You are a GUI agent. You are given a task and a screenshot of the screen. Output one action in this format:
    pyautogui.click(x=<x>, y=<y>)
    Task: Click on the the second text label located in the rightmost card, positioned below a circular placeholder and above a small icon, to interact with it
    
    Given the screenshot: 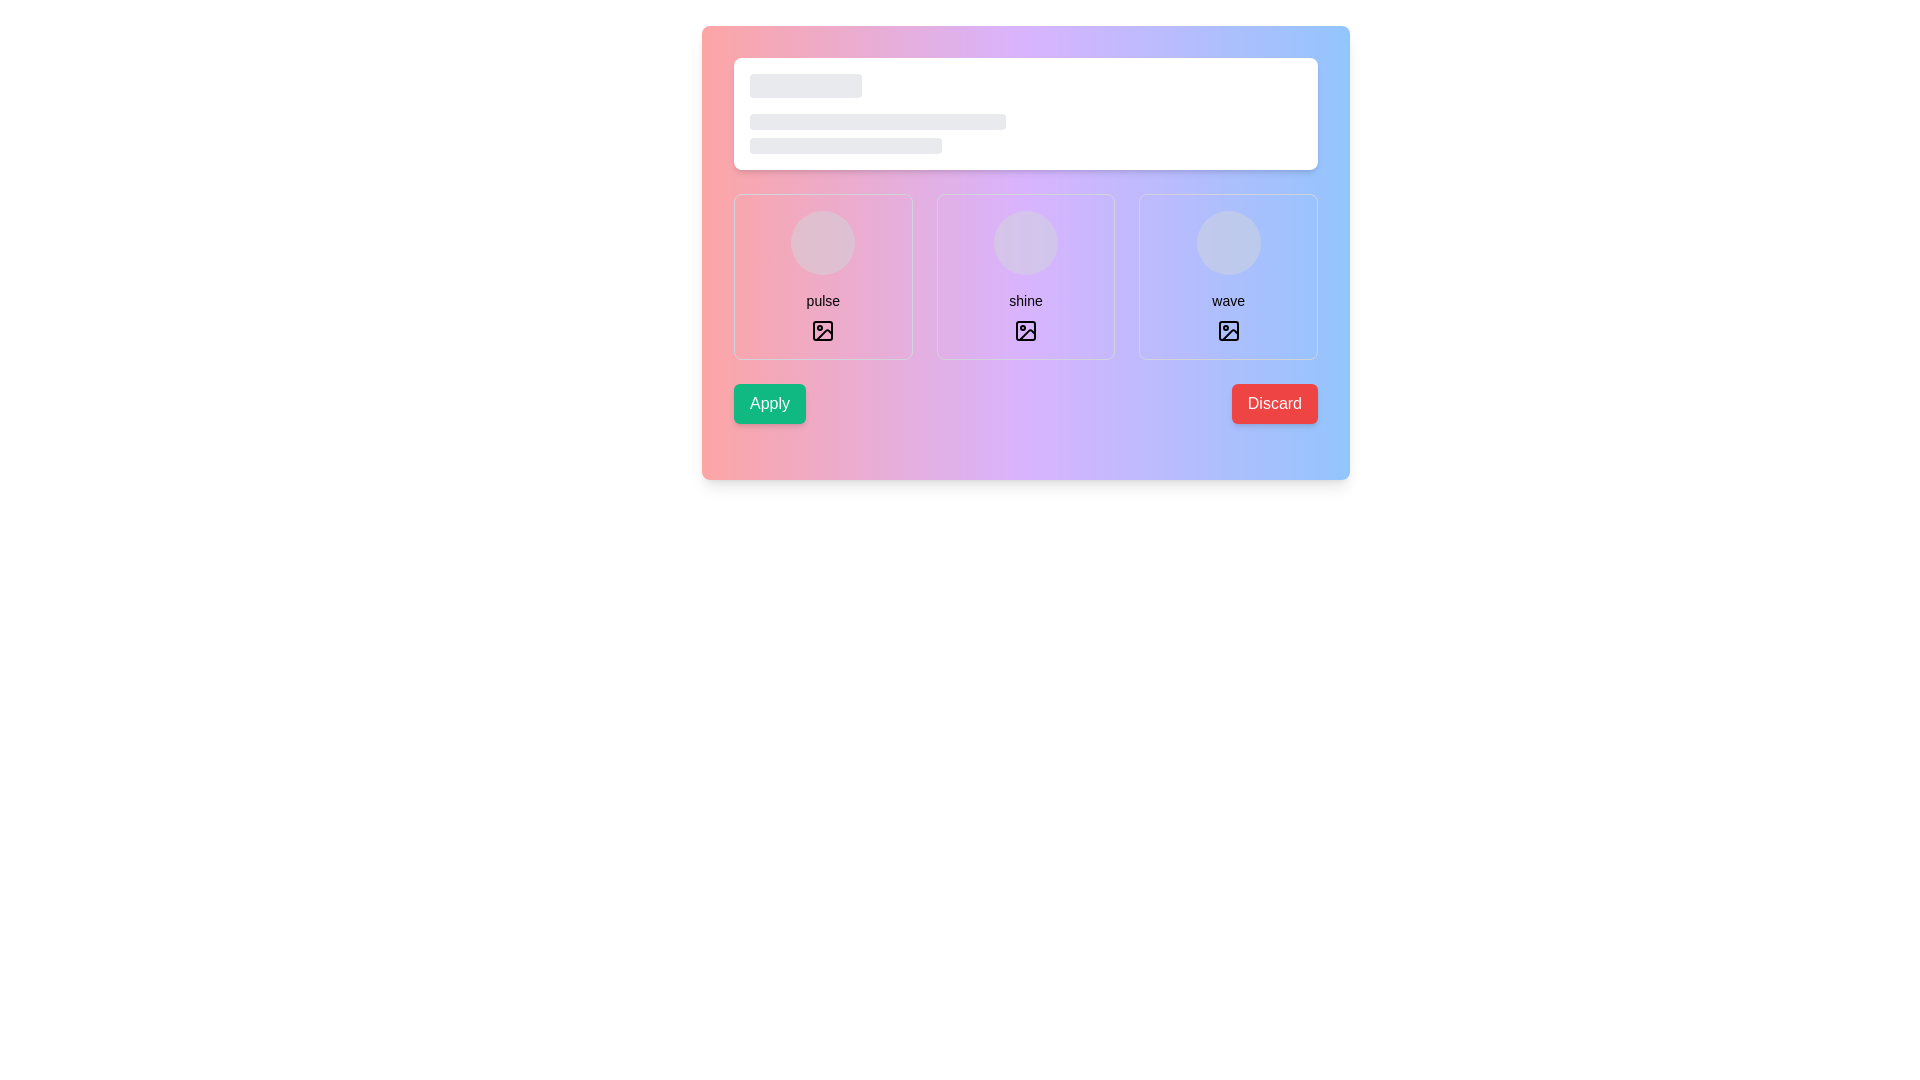 What is the action you would take?
    pyautogui.click(x=1227, y=300)
    